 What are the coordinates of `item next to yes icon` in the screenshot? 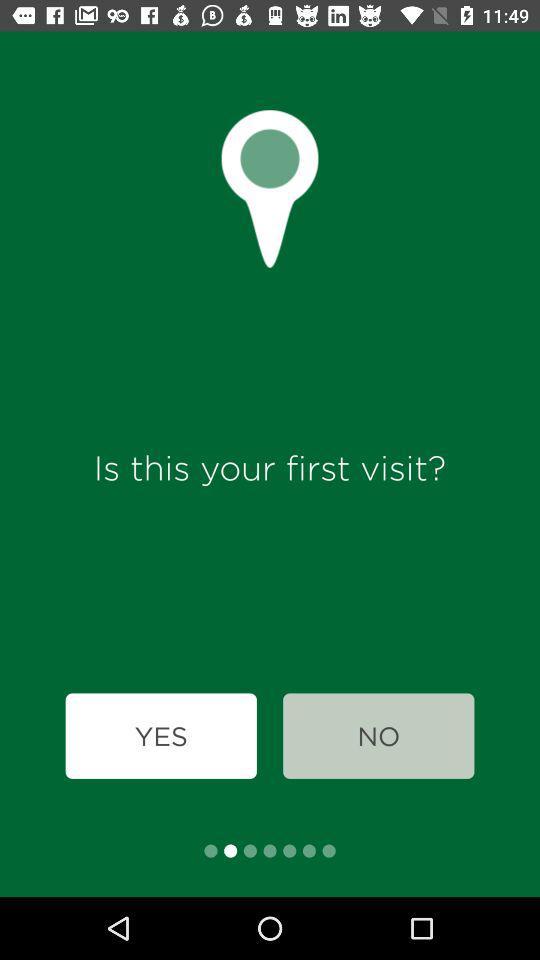 It's located at (378, 735).